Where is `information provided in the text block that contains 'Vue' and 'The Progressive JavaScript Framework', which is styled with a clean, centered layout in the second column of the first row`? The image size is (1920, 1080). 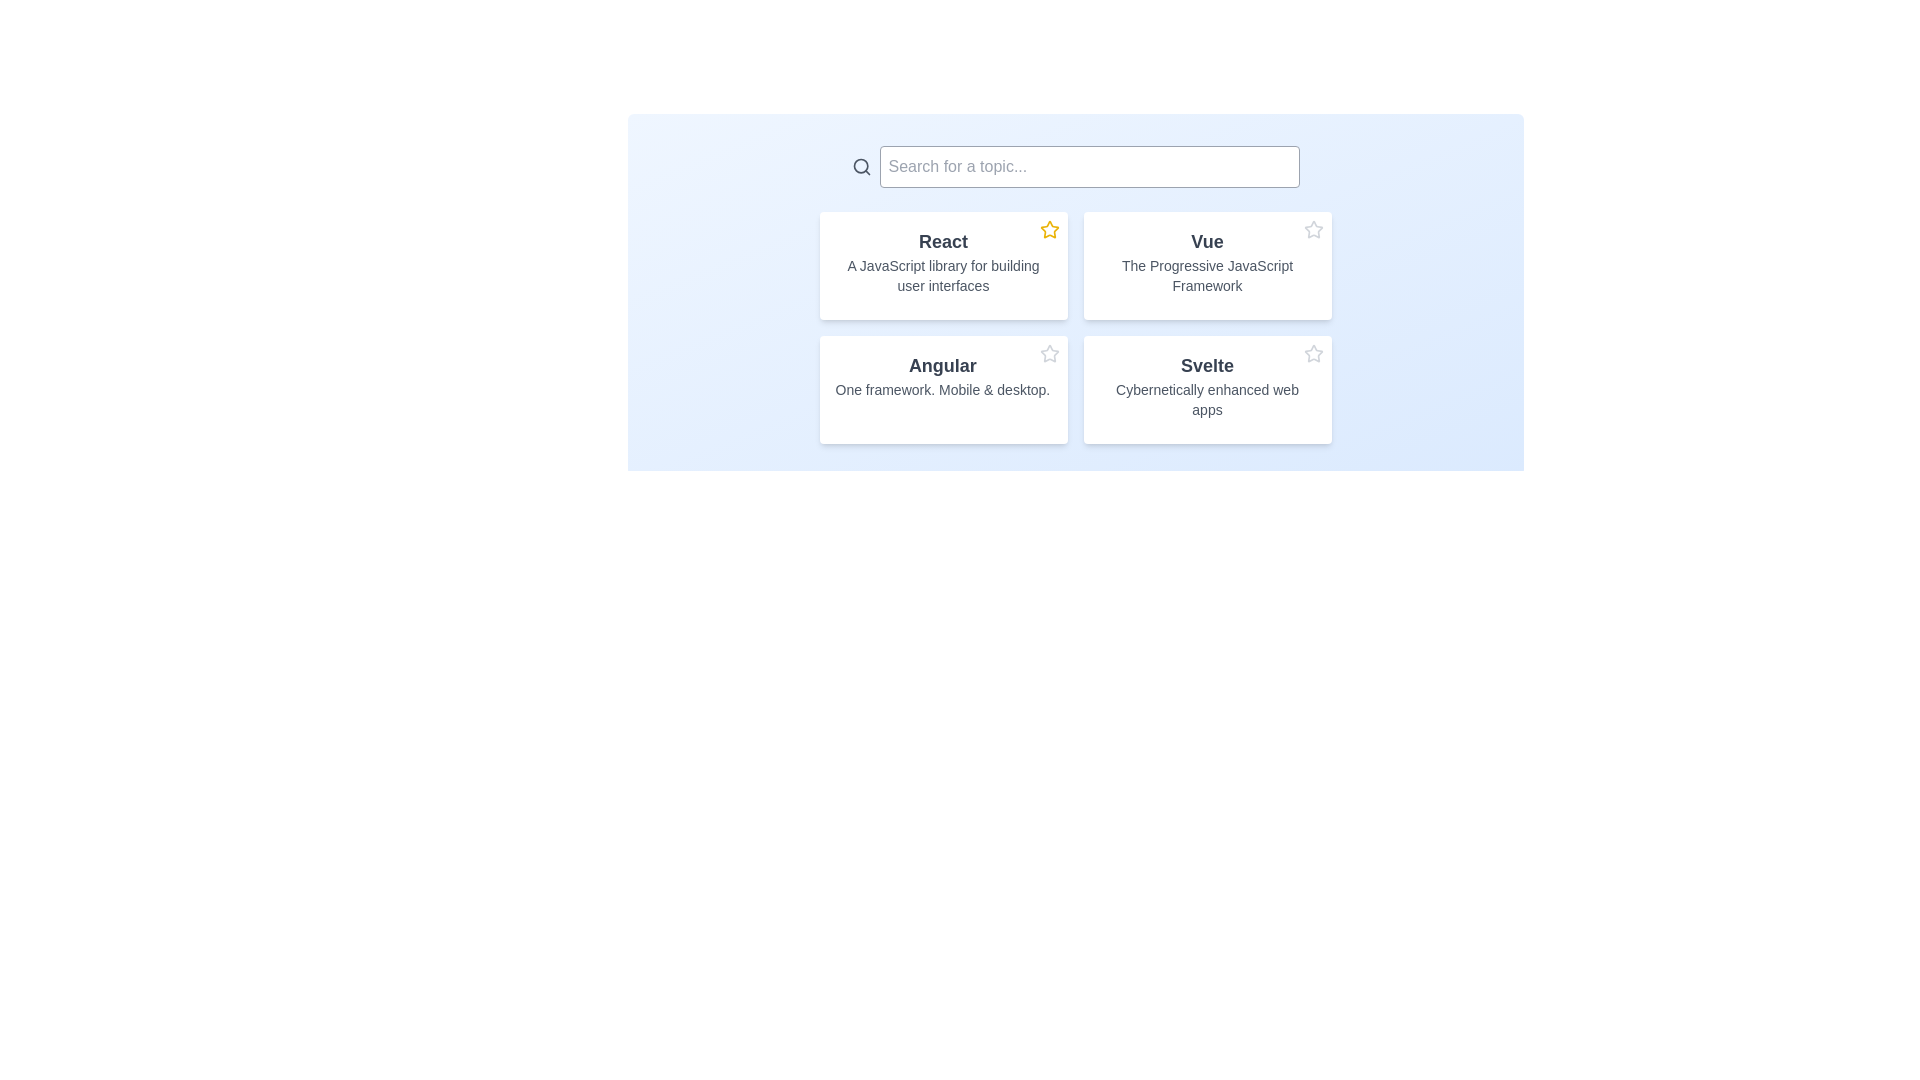 information provided in the text block that contains 'Vue' and 'The Progressive JavaScript Framework', which is styled with a clean, centered layout in the second column of the first row is located at coordinates (1206, 261).